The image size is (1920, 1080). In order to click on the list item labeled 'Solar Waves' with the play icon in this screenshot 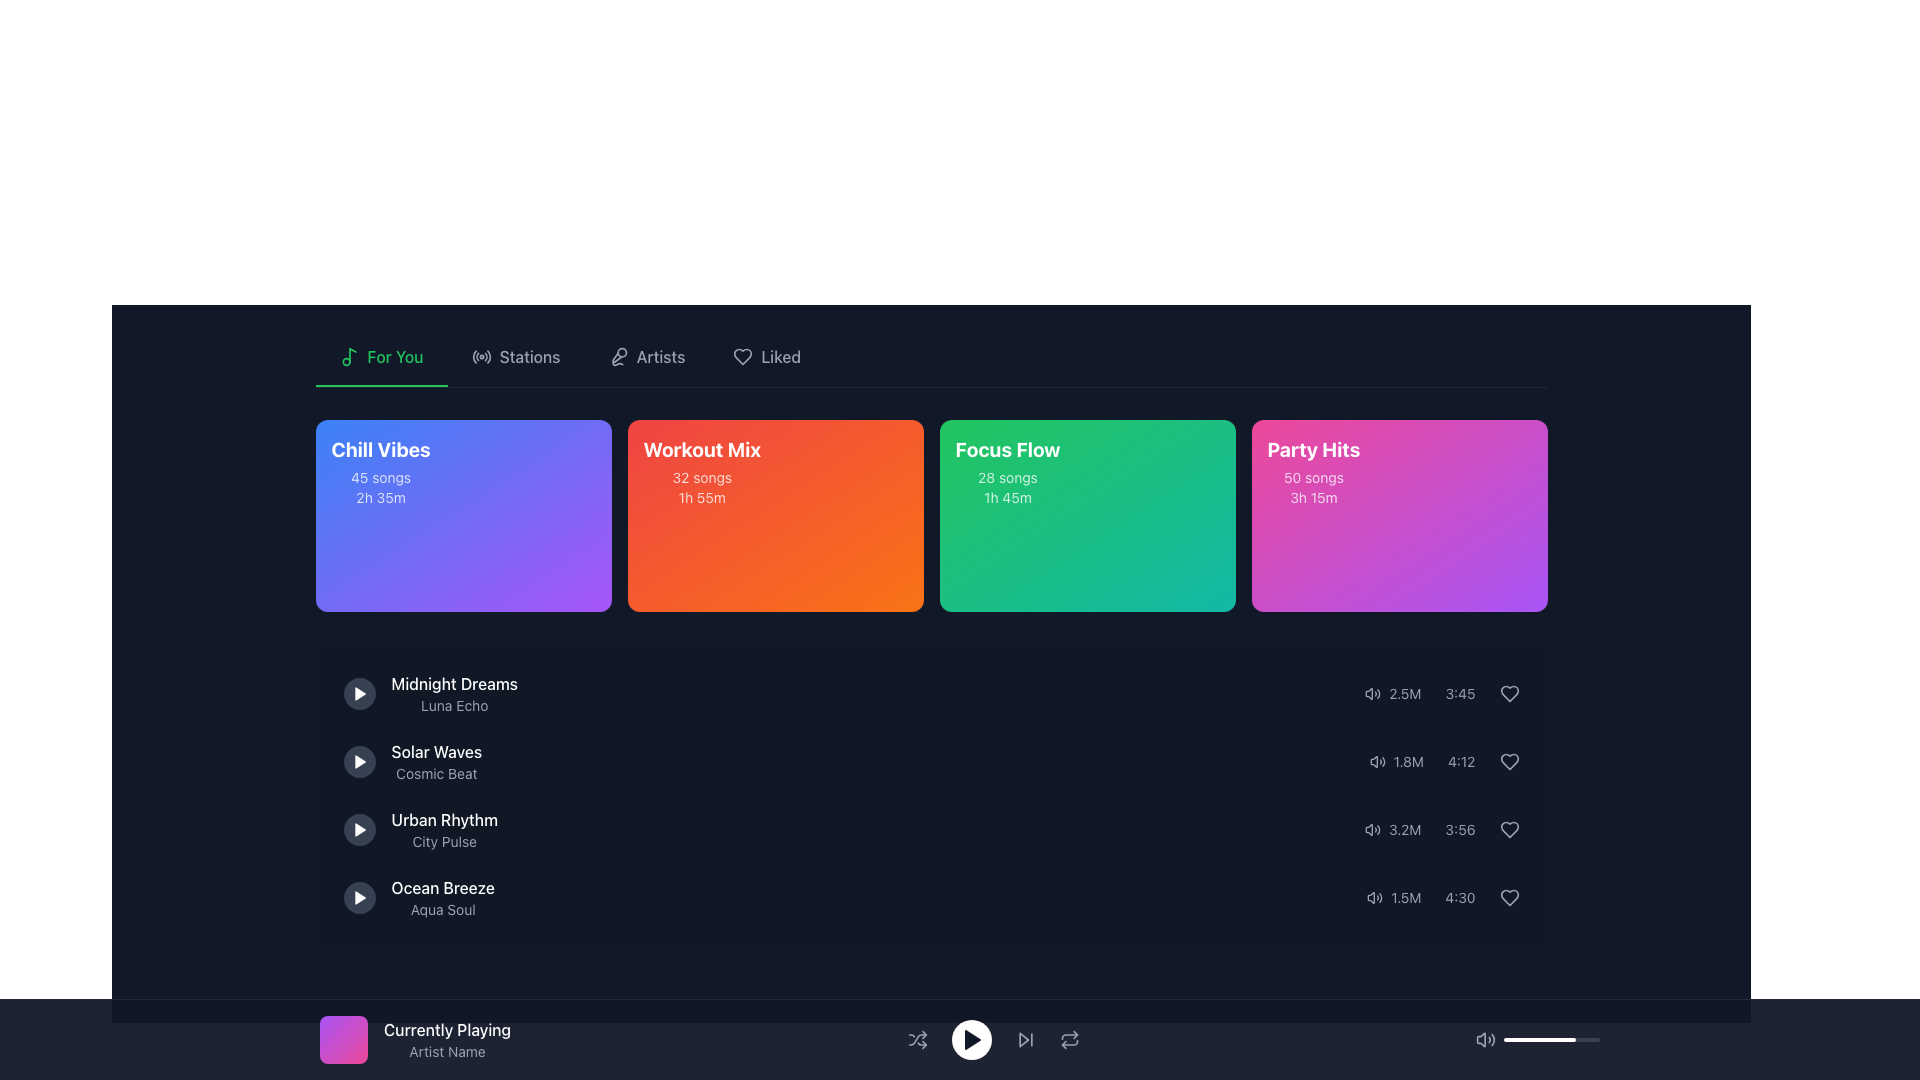, I will do `click(411, 762)`.